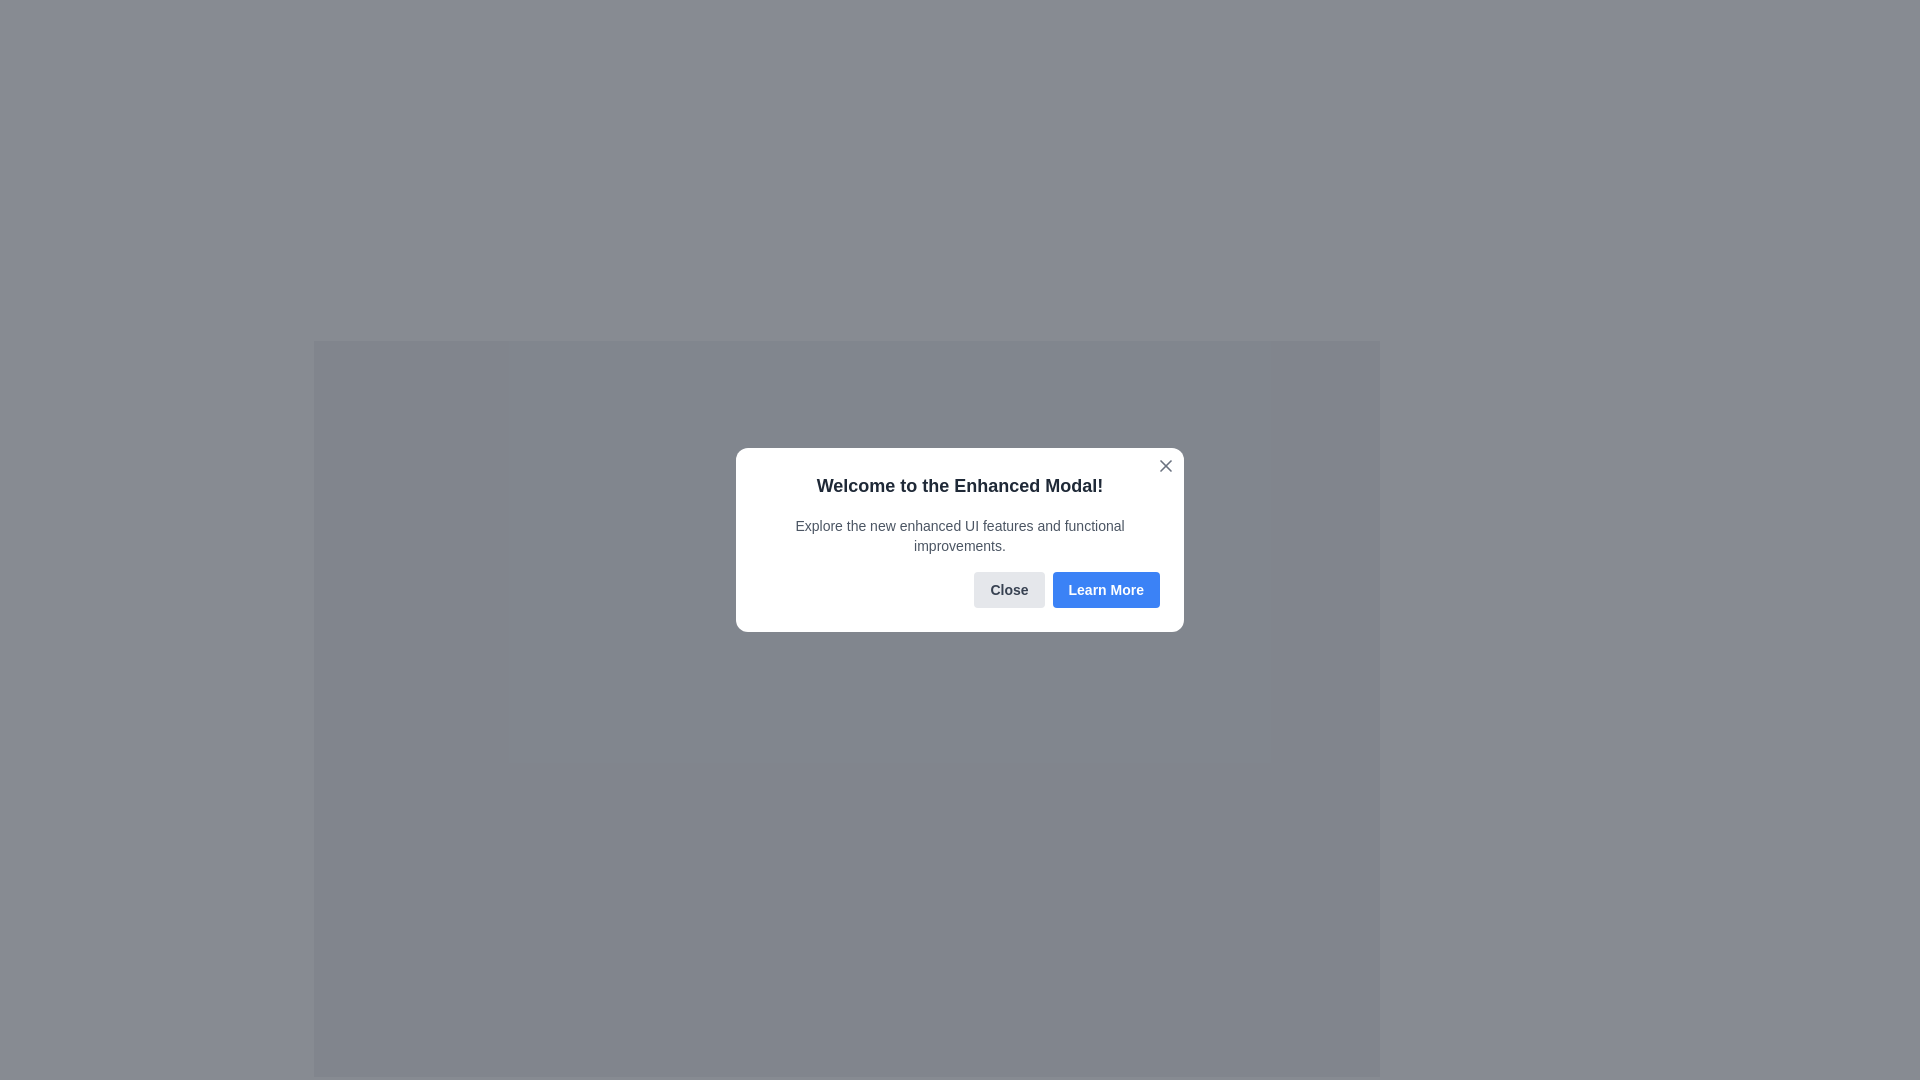 Image resolution: width=1920 pixels, height=1080 pixels. Describe the element at coordinates (1105, 589) in the screenshot. I see `the 'Learn More' button located in the bottom-right corner of the modal dialog box, adjacent to the 'Close' button, to observe hover effects` at that location.